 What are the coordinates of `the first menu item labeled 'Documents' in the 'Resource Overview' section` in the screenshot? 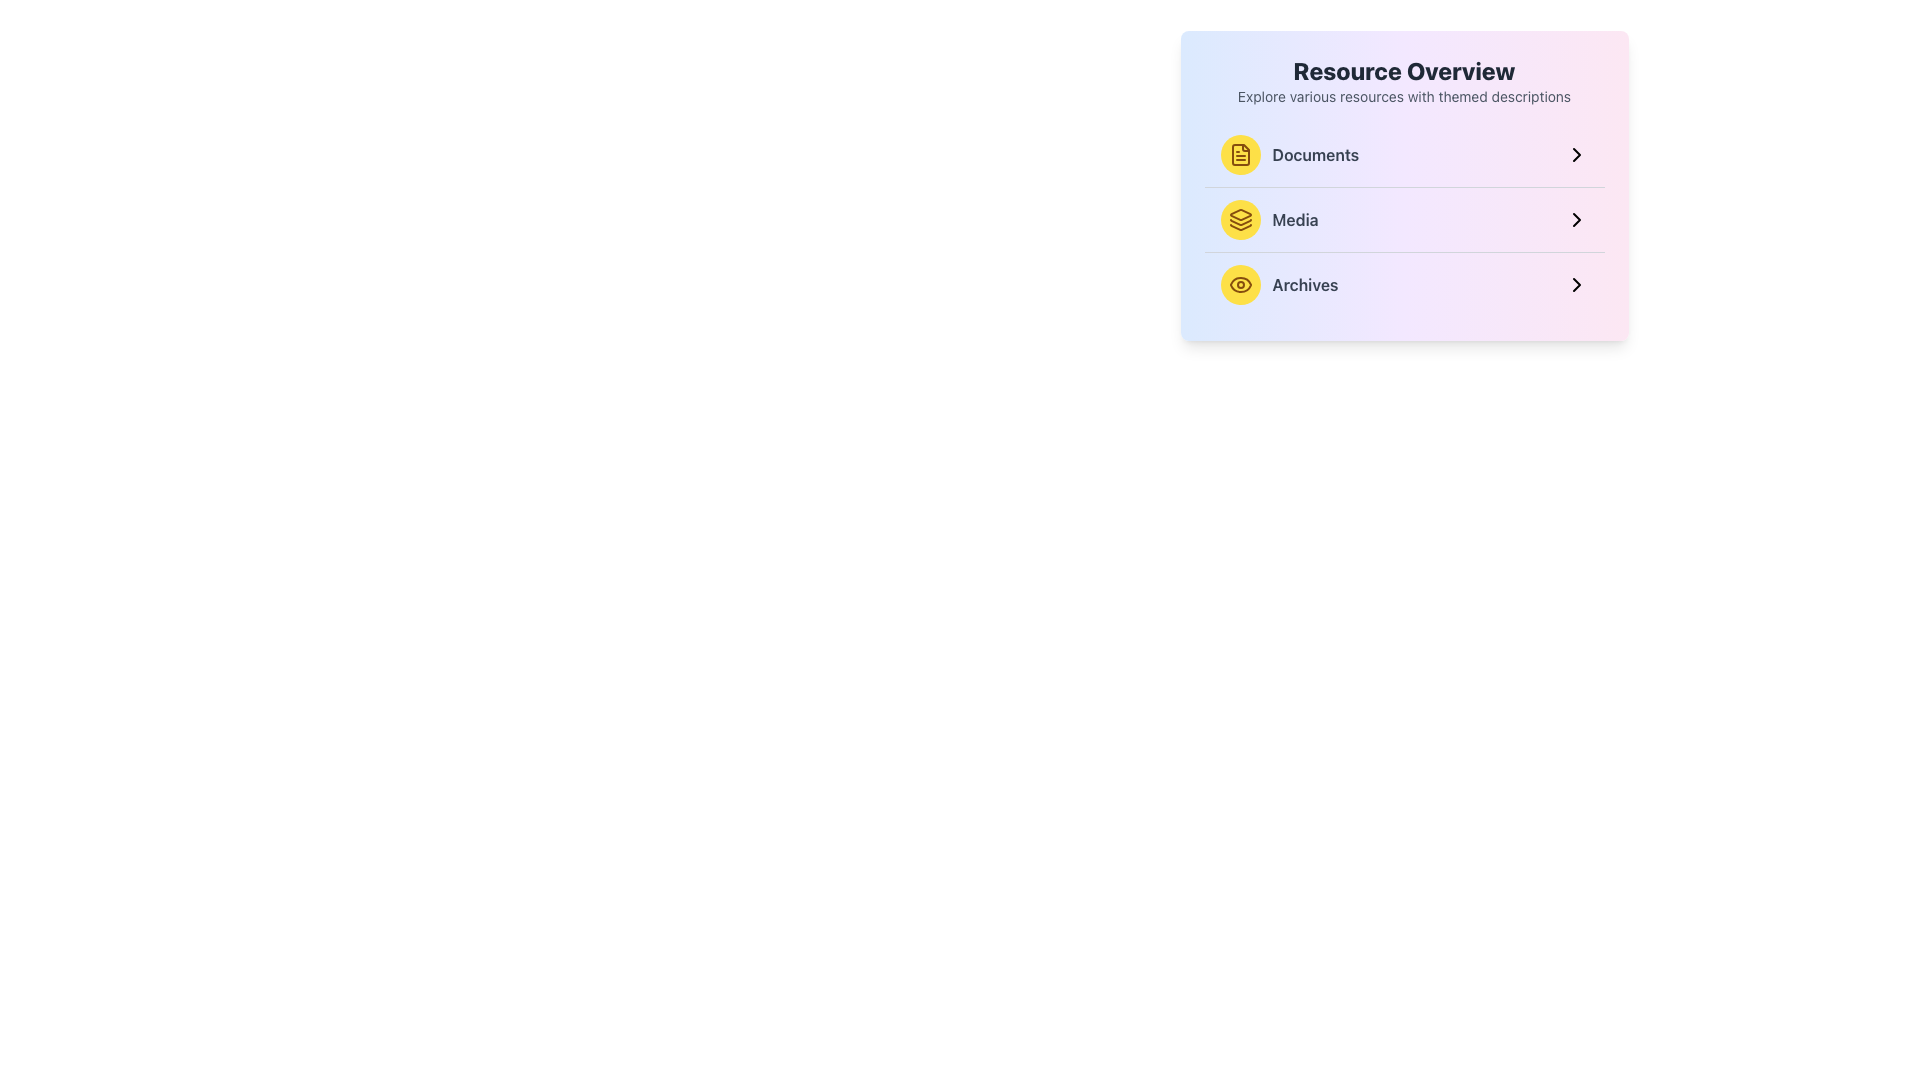 It's located at (1289, 153).